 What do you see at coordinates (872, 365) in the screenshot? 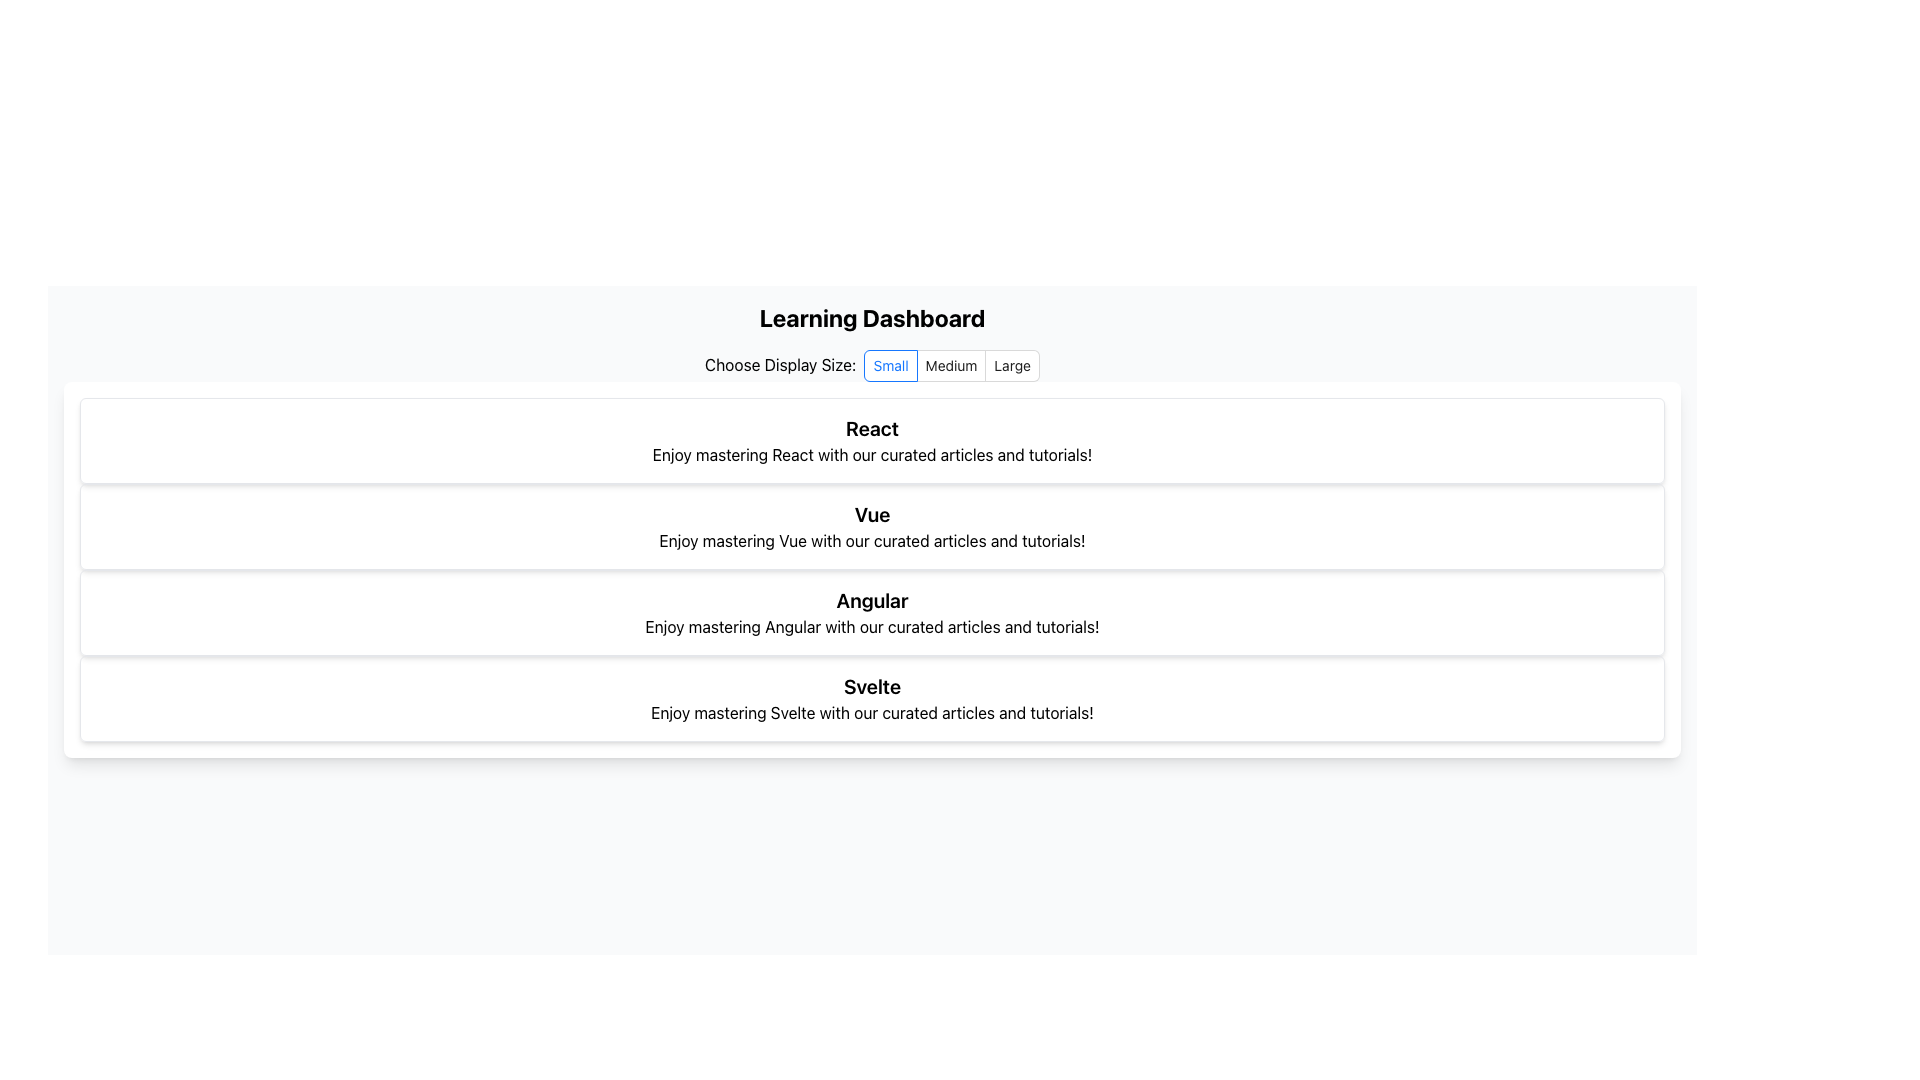
I see `the 'Small' radio button in the radio button group located below the 'Learning Dashboard' header` at bounding box center [872, 365].